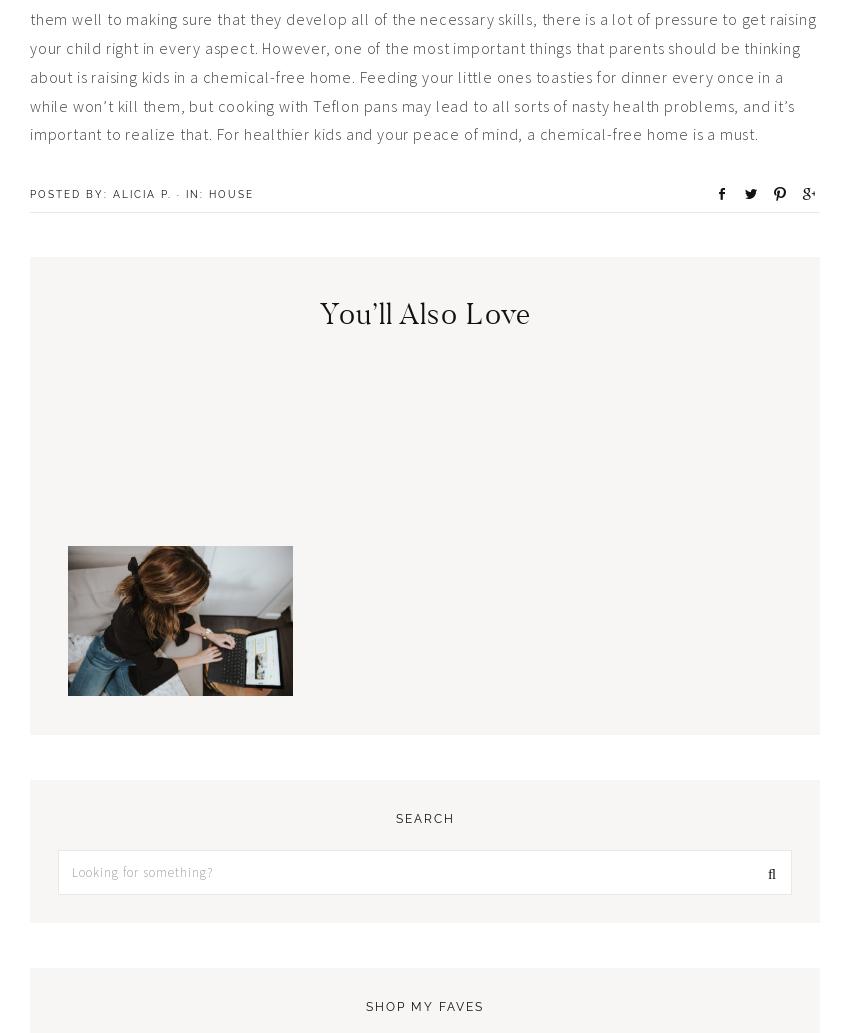  What do you see at coordinates (424, 313) in the screenshot?
I see `'You’ll Also Love'` at bounding box center [424, 313].